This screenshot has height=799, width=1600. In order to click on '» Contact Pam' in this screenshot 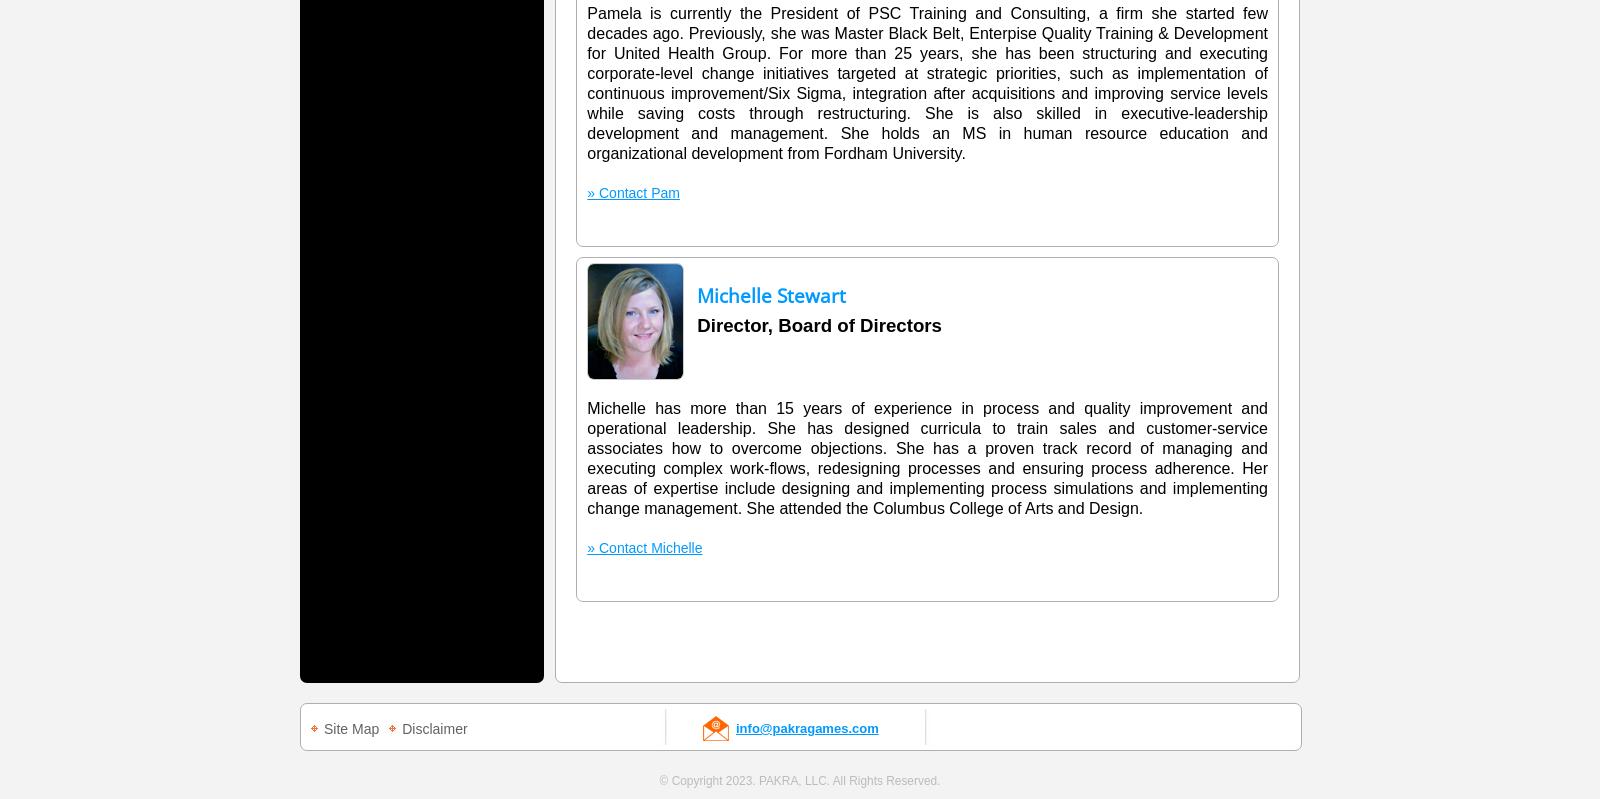, I will do `click(632, 193)`.